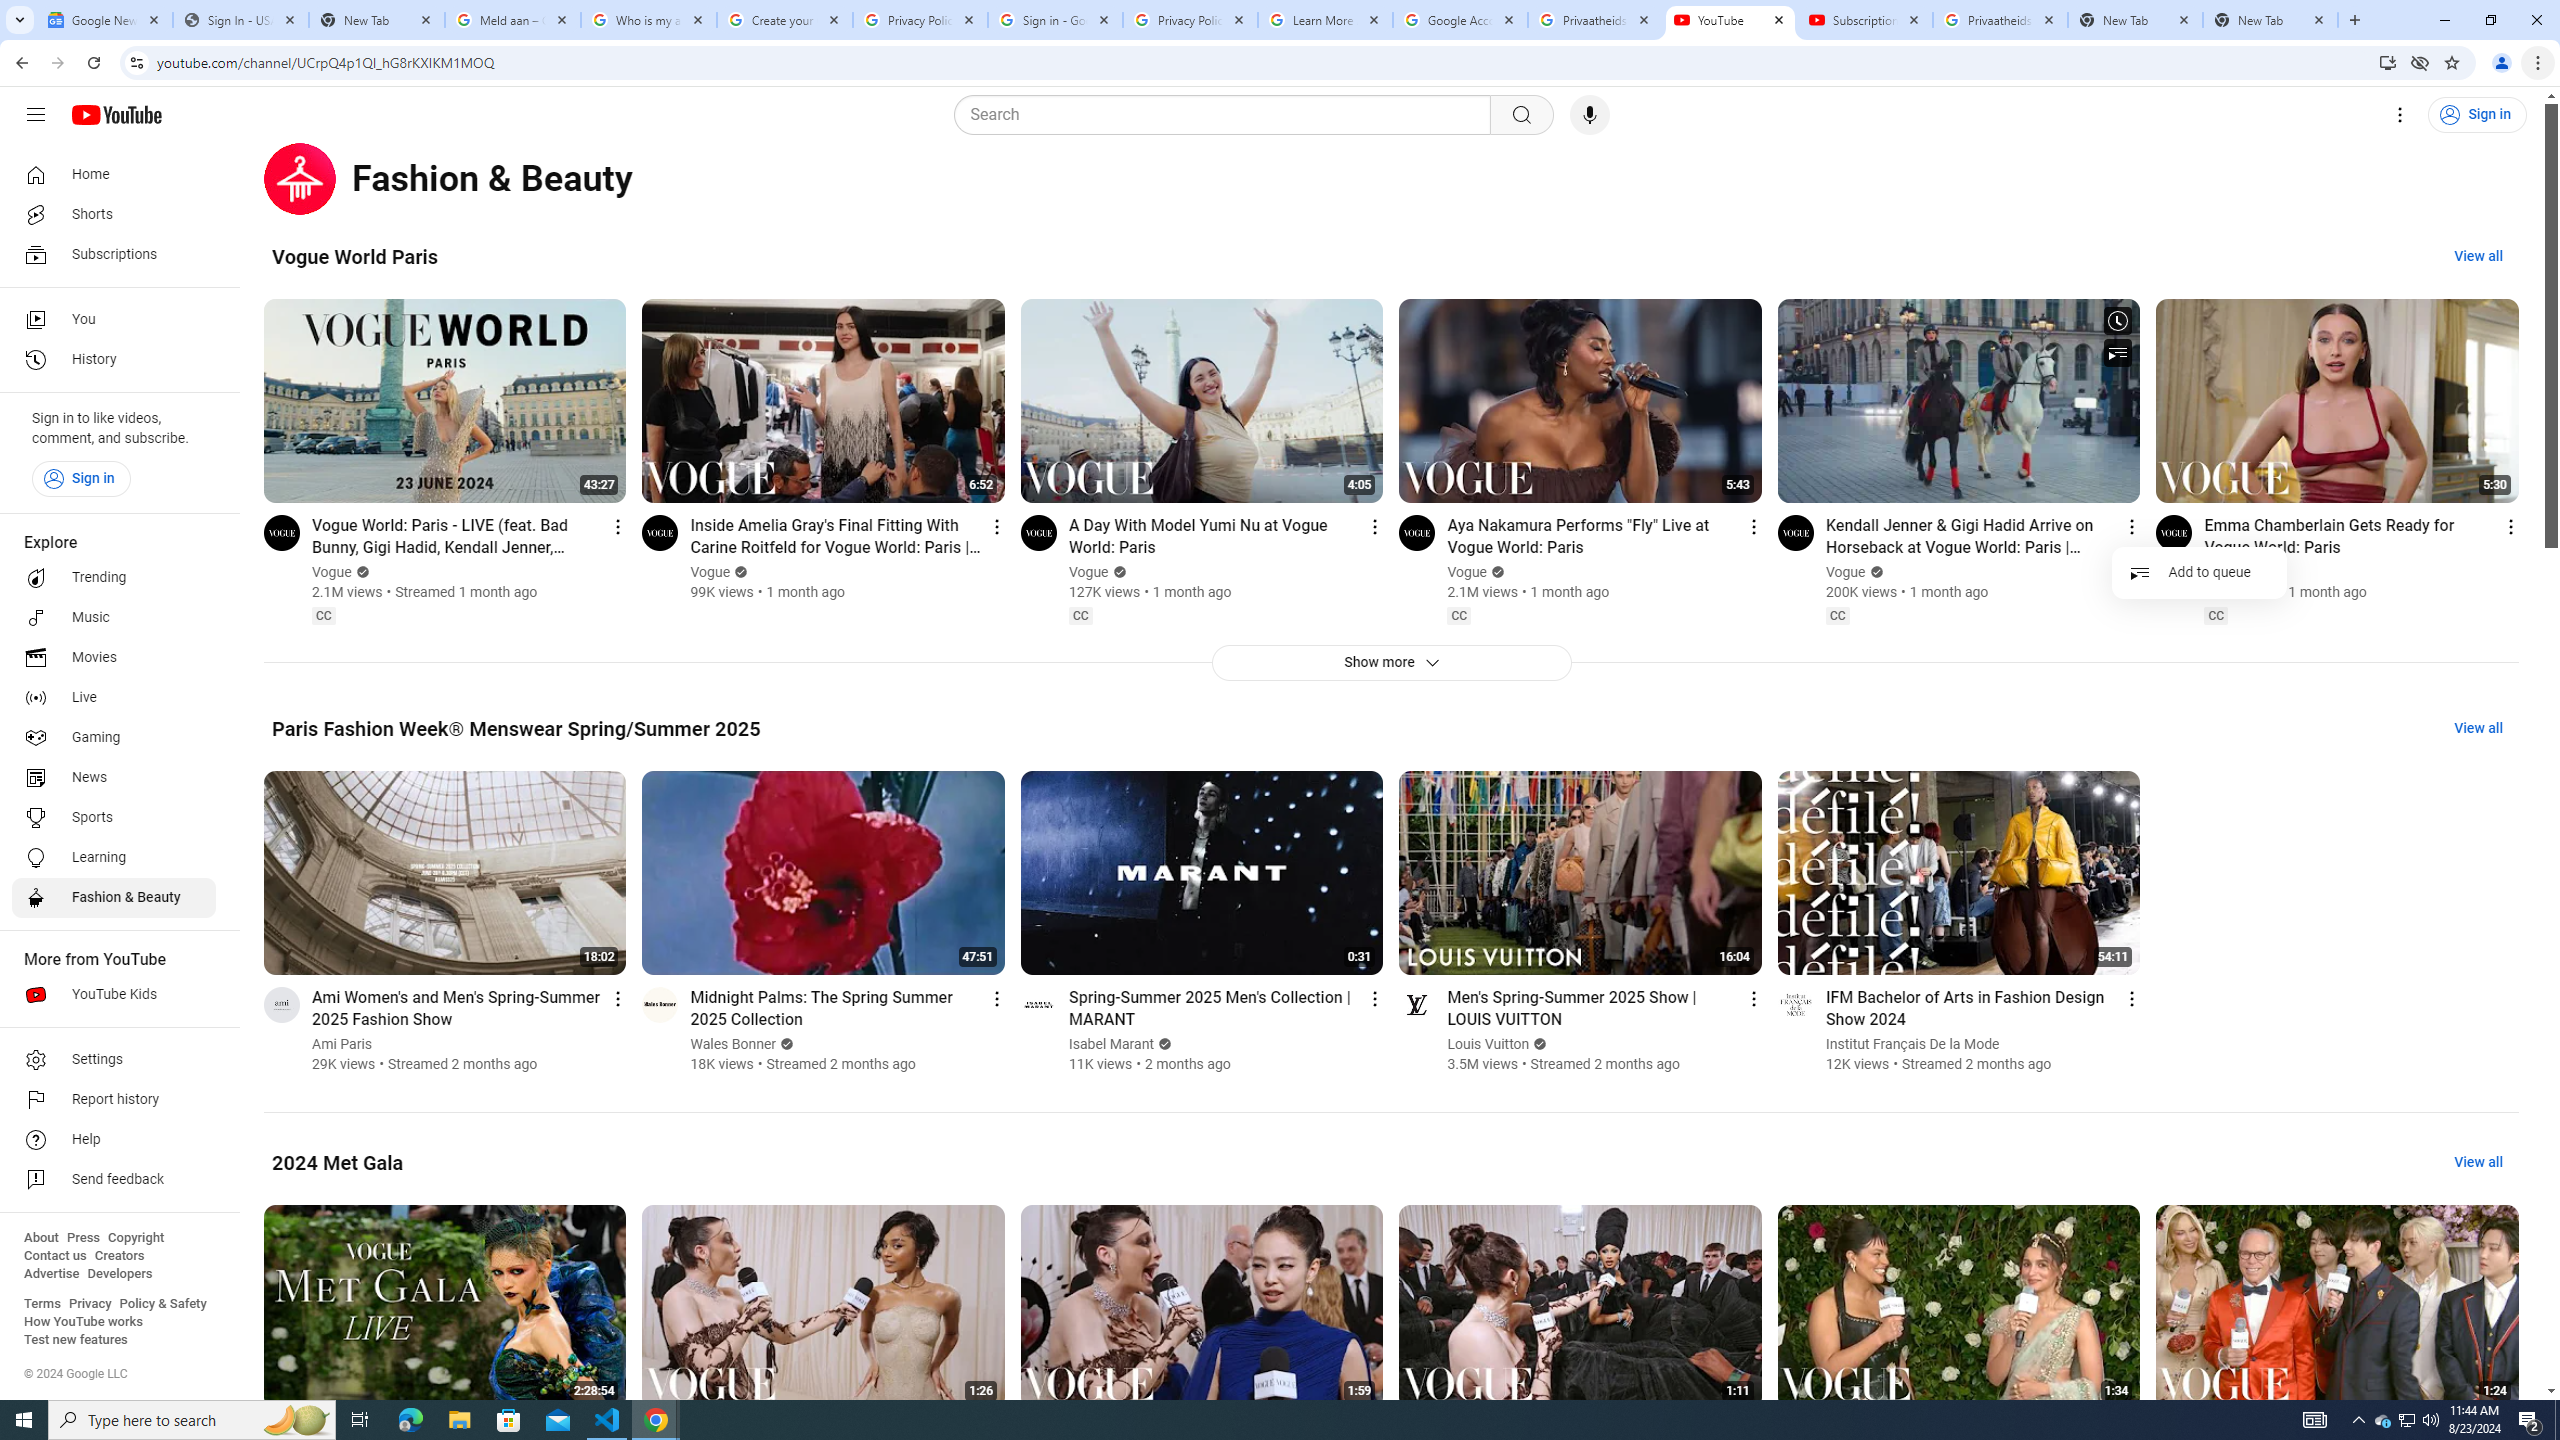  I want to click on 'Send feedback', so click(113, 1179).